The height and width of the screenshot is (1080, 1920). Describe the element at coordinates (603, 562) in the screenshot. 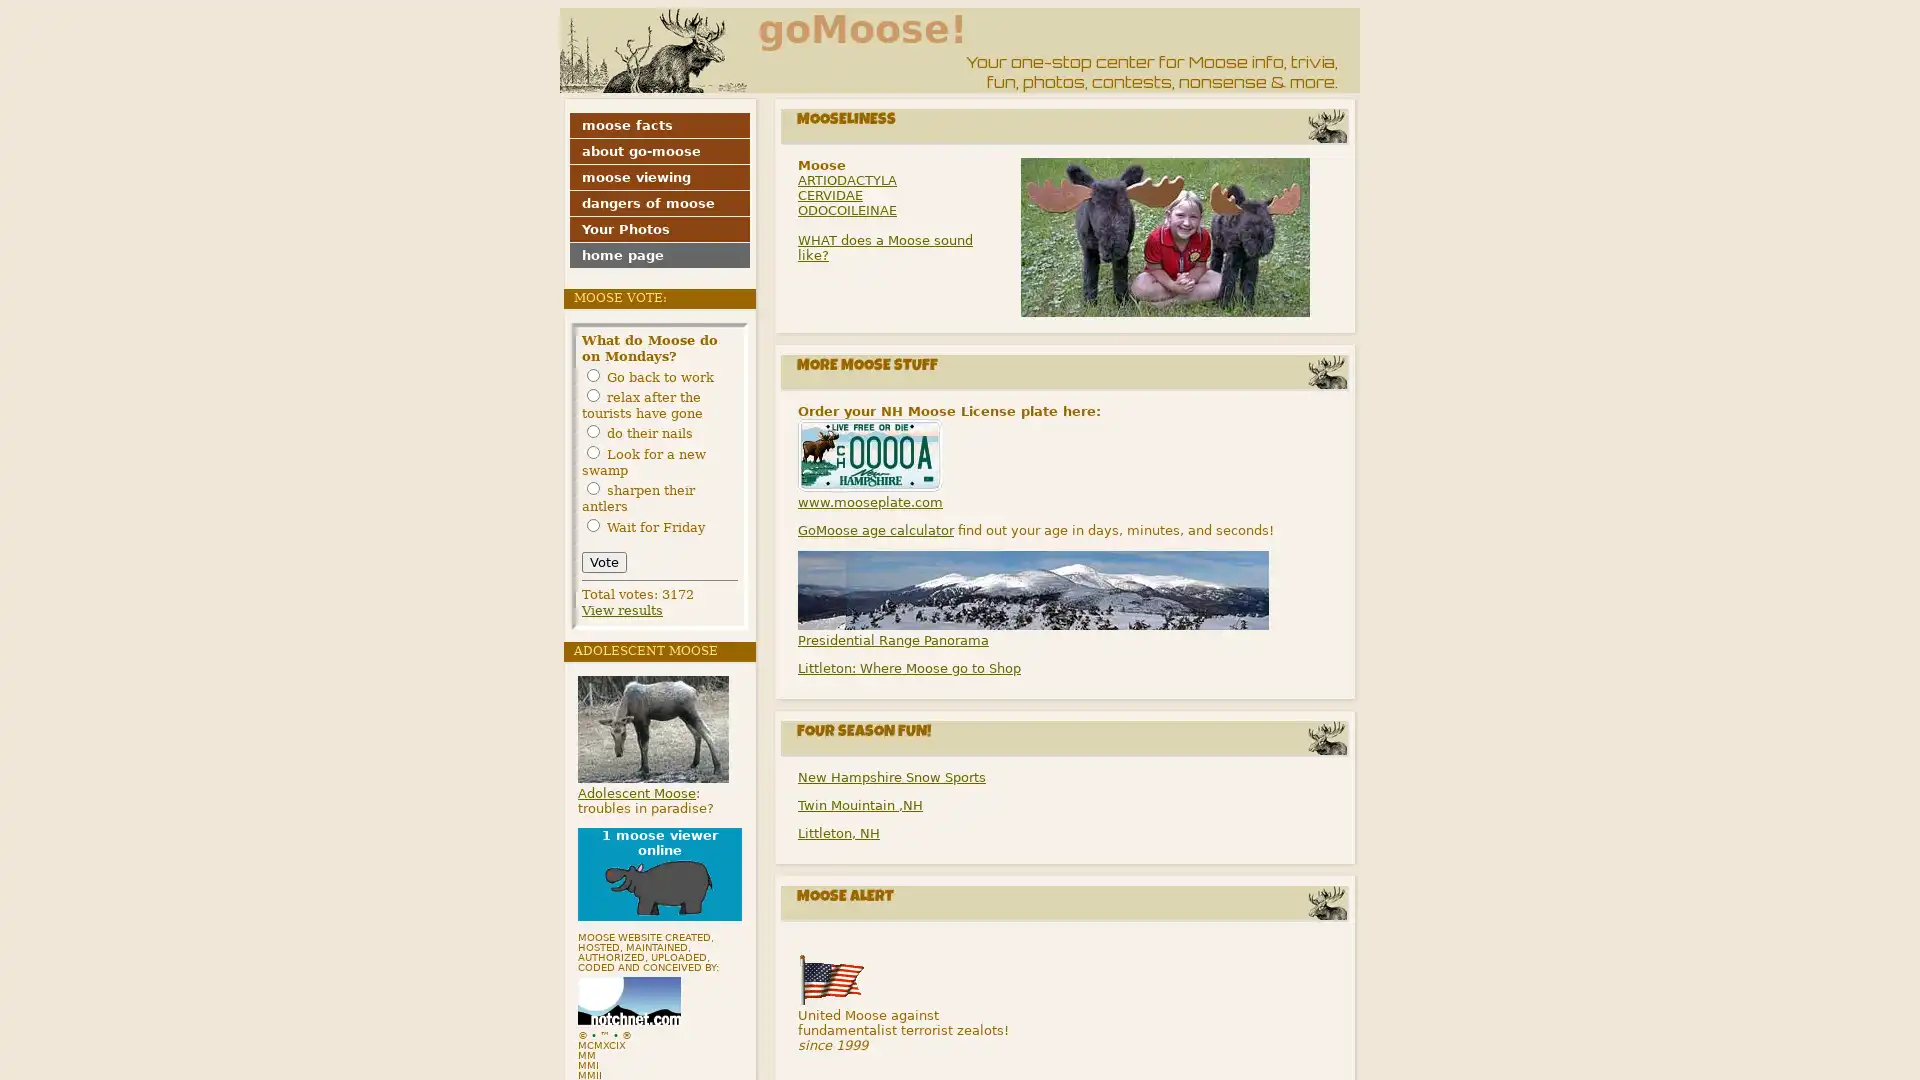

I see `Vote` at that location.